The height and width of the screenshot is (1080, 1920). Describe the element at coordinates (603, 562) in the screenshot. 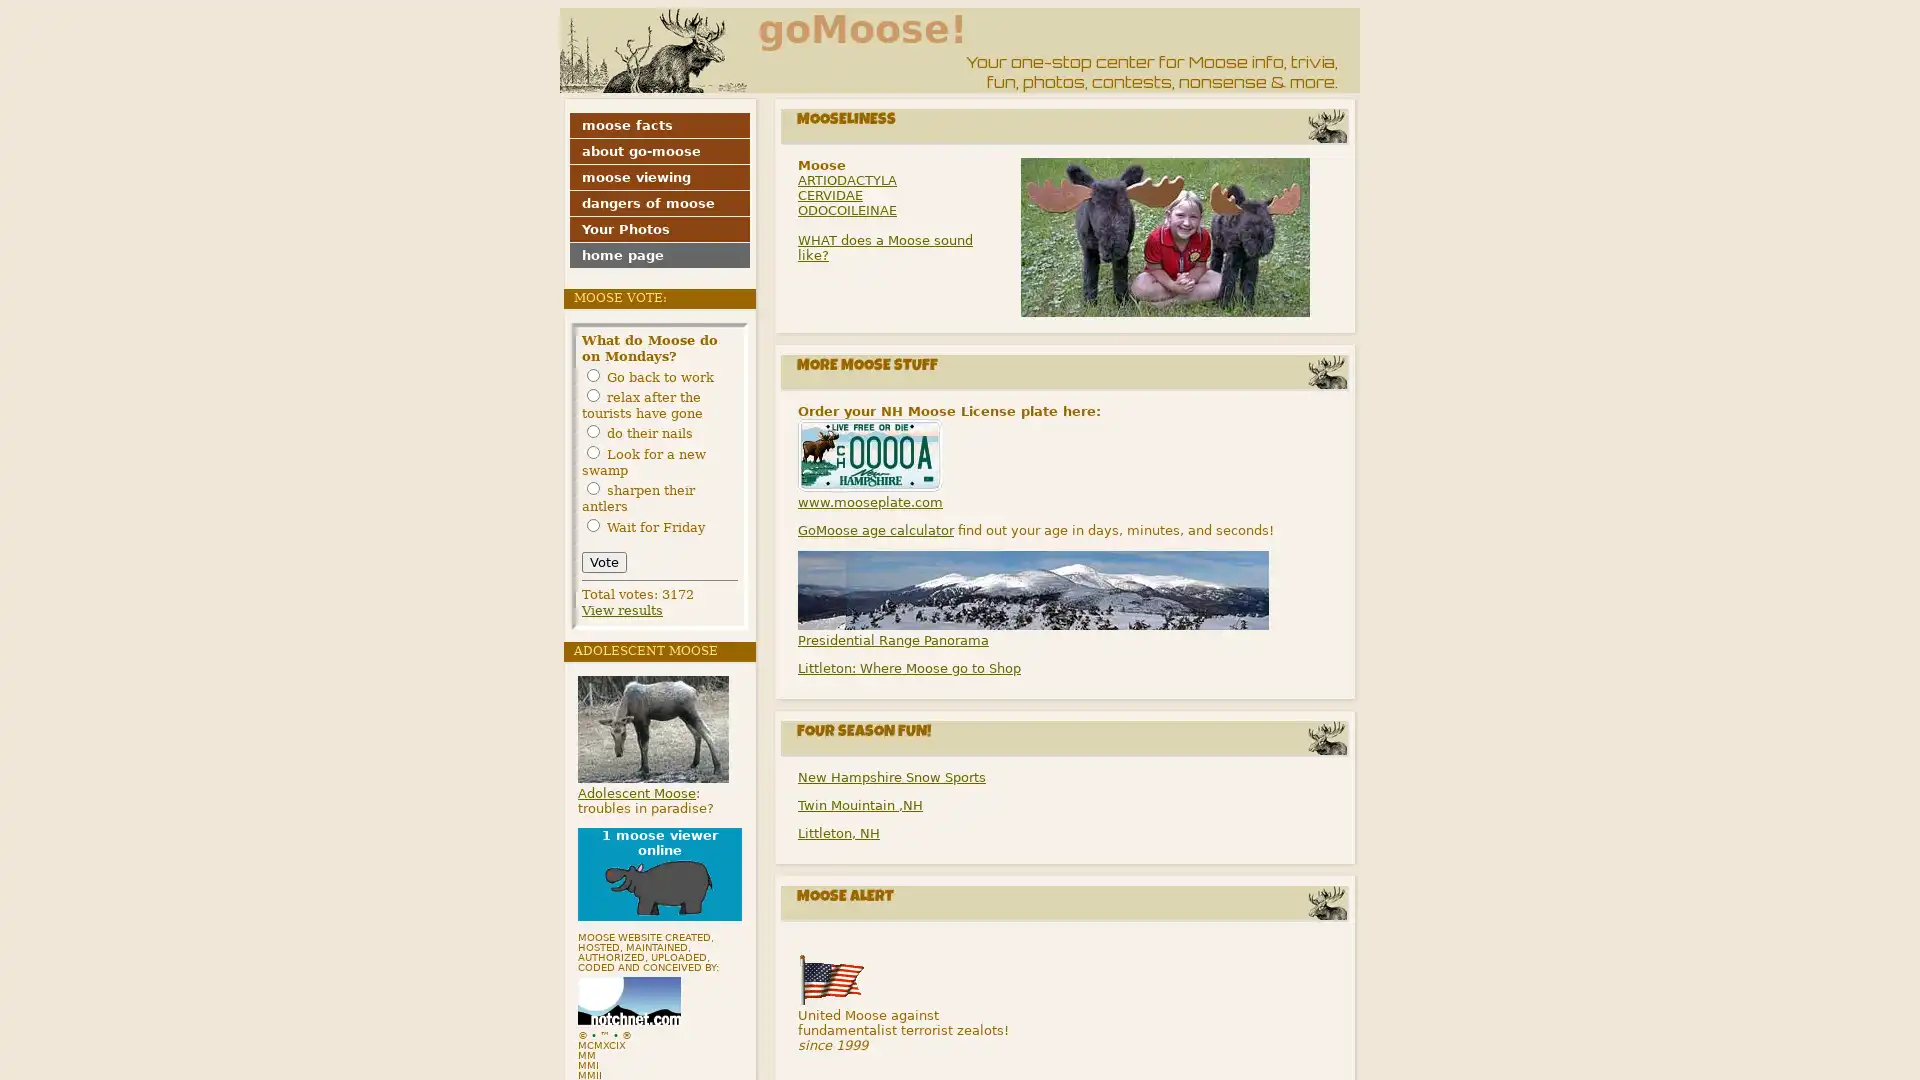

I see `Vote` at that location.